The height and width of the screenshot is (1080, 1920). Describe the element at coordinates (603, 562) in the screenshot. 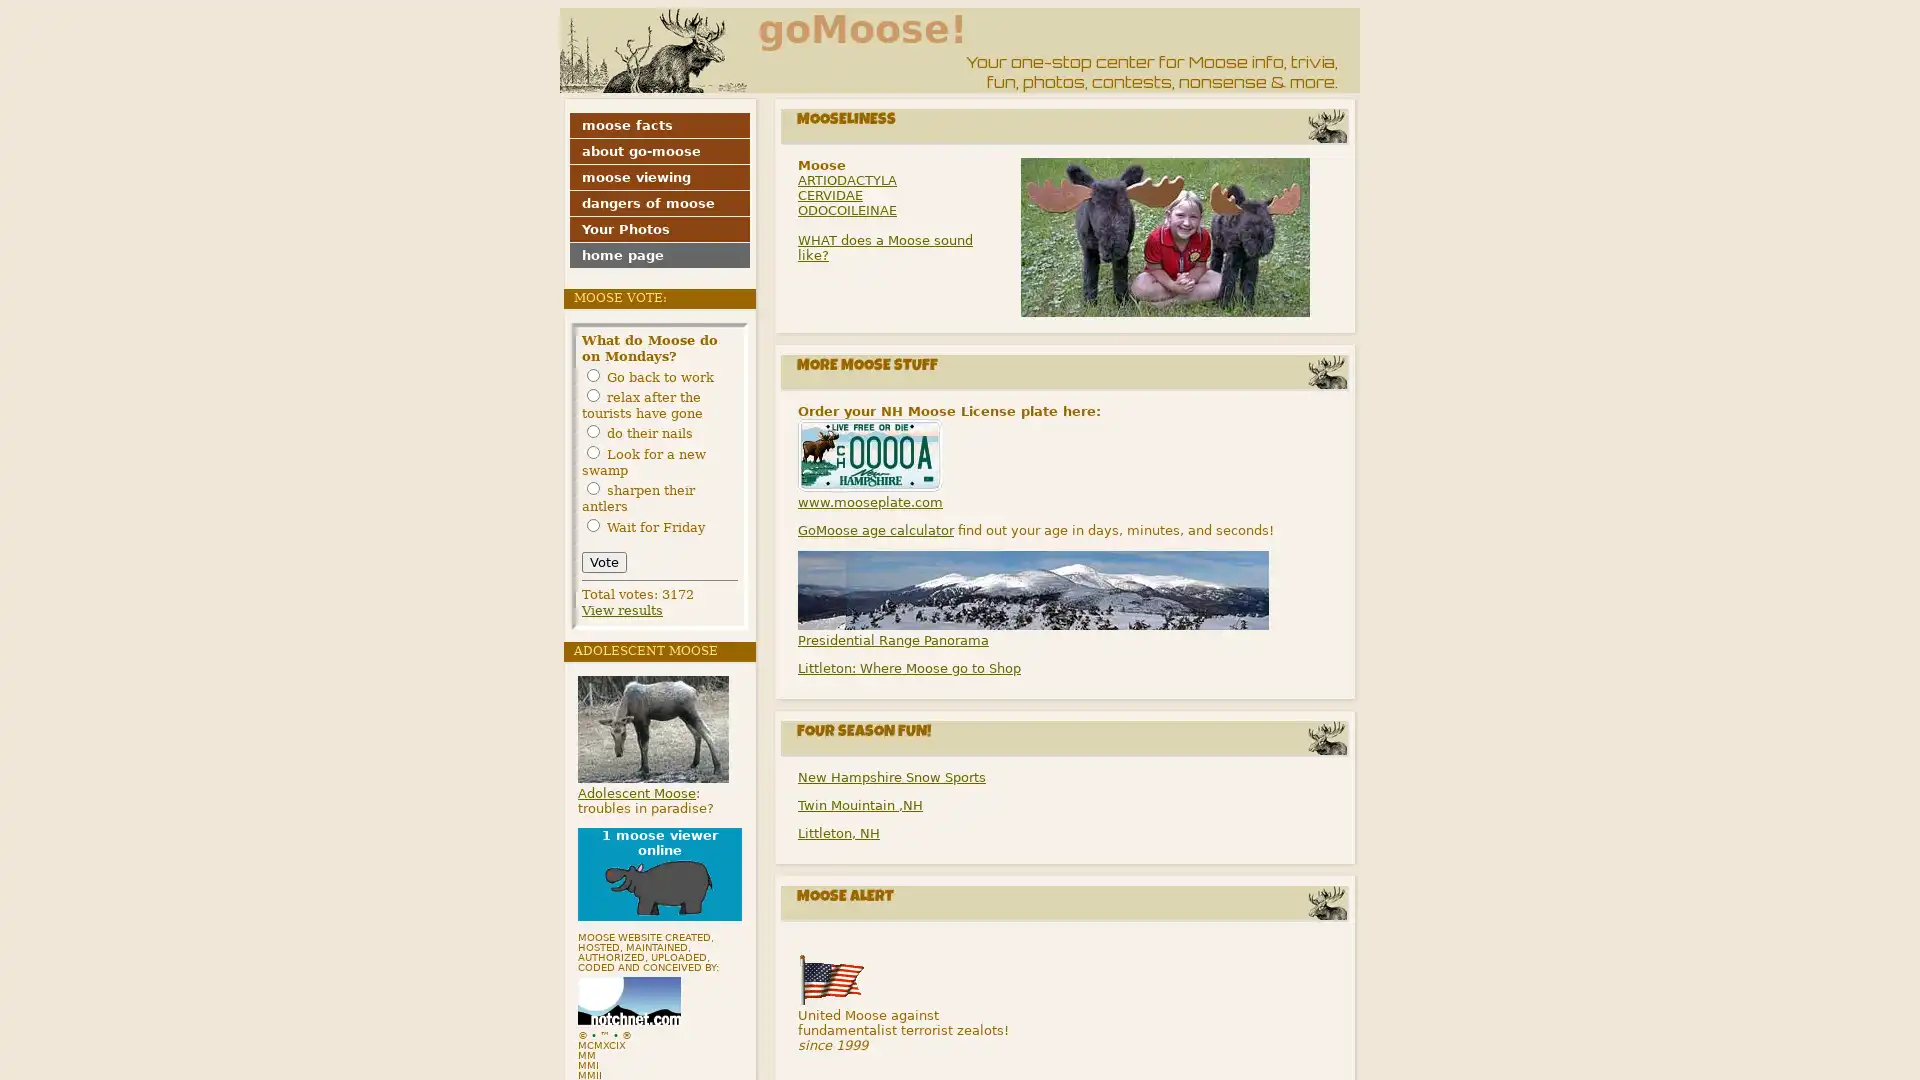

I see `Vote` at that location.